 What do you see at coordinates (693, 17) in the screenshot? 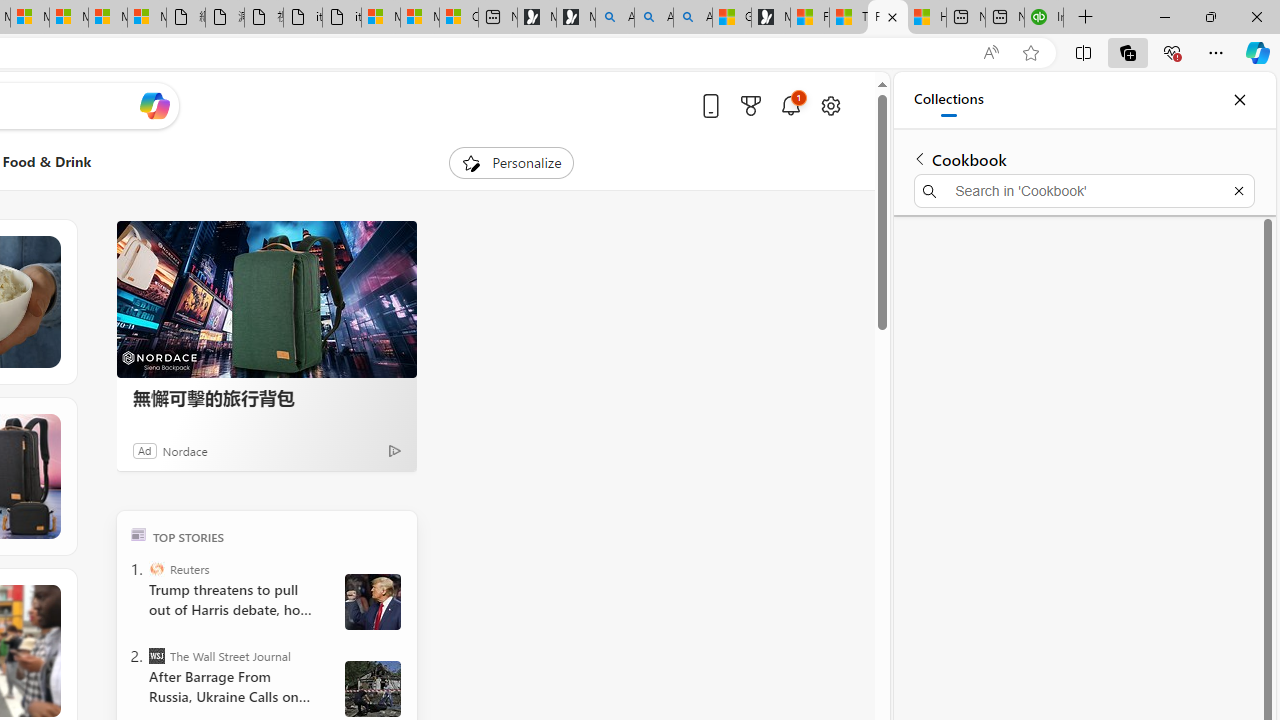
I see `'Alabama high school quarterback dies - Search Videos'` at bounding box center [693, 17].